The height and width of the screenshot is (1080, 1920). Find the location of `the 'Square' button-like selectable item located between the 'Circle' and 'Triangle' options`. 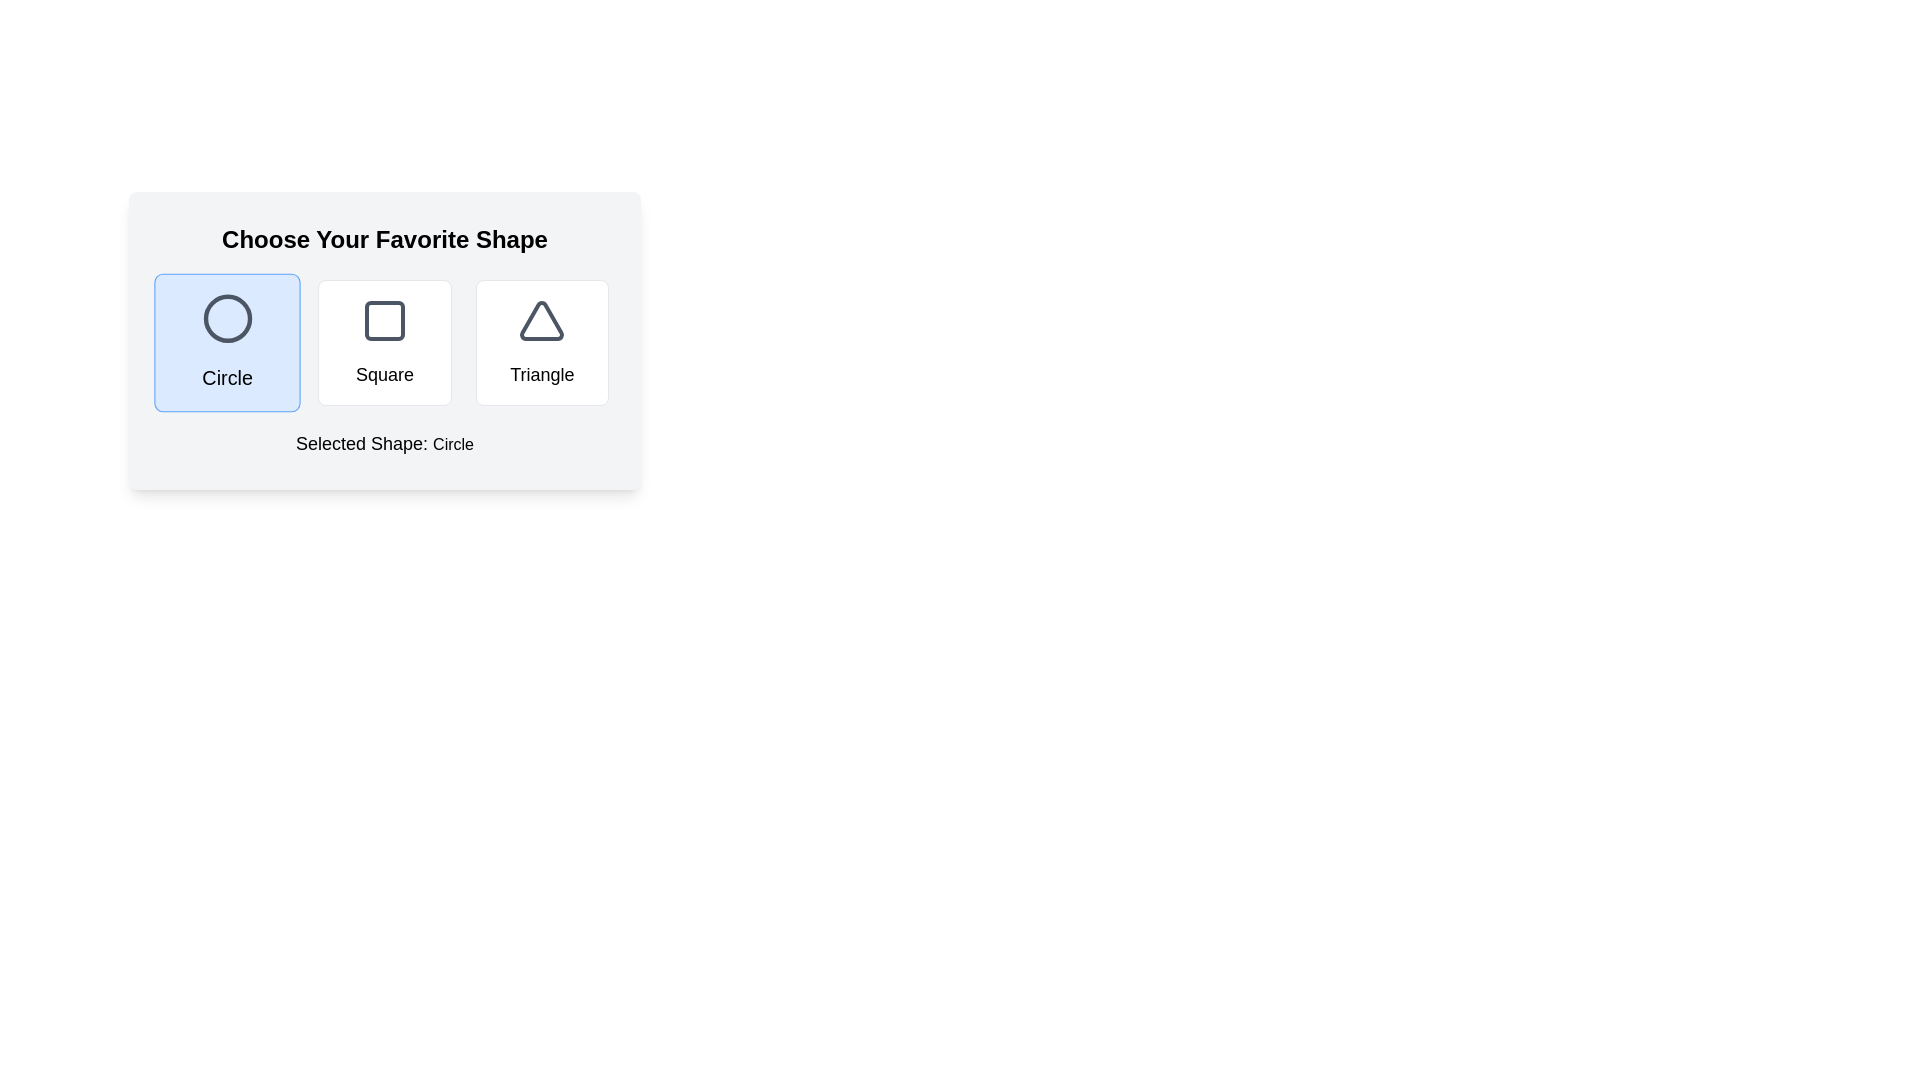

the 'Square' button-like selectable item located between the 'Circle' and 'Triangle' options is located at coordinates (384, 342).